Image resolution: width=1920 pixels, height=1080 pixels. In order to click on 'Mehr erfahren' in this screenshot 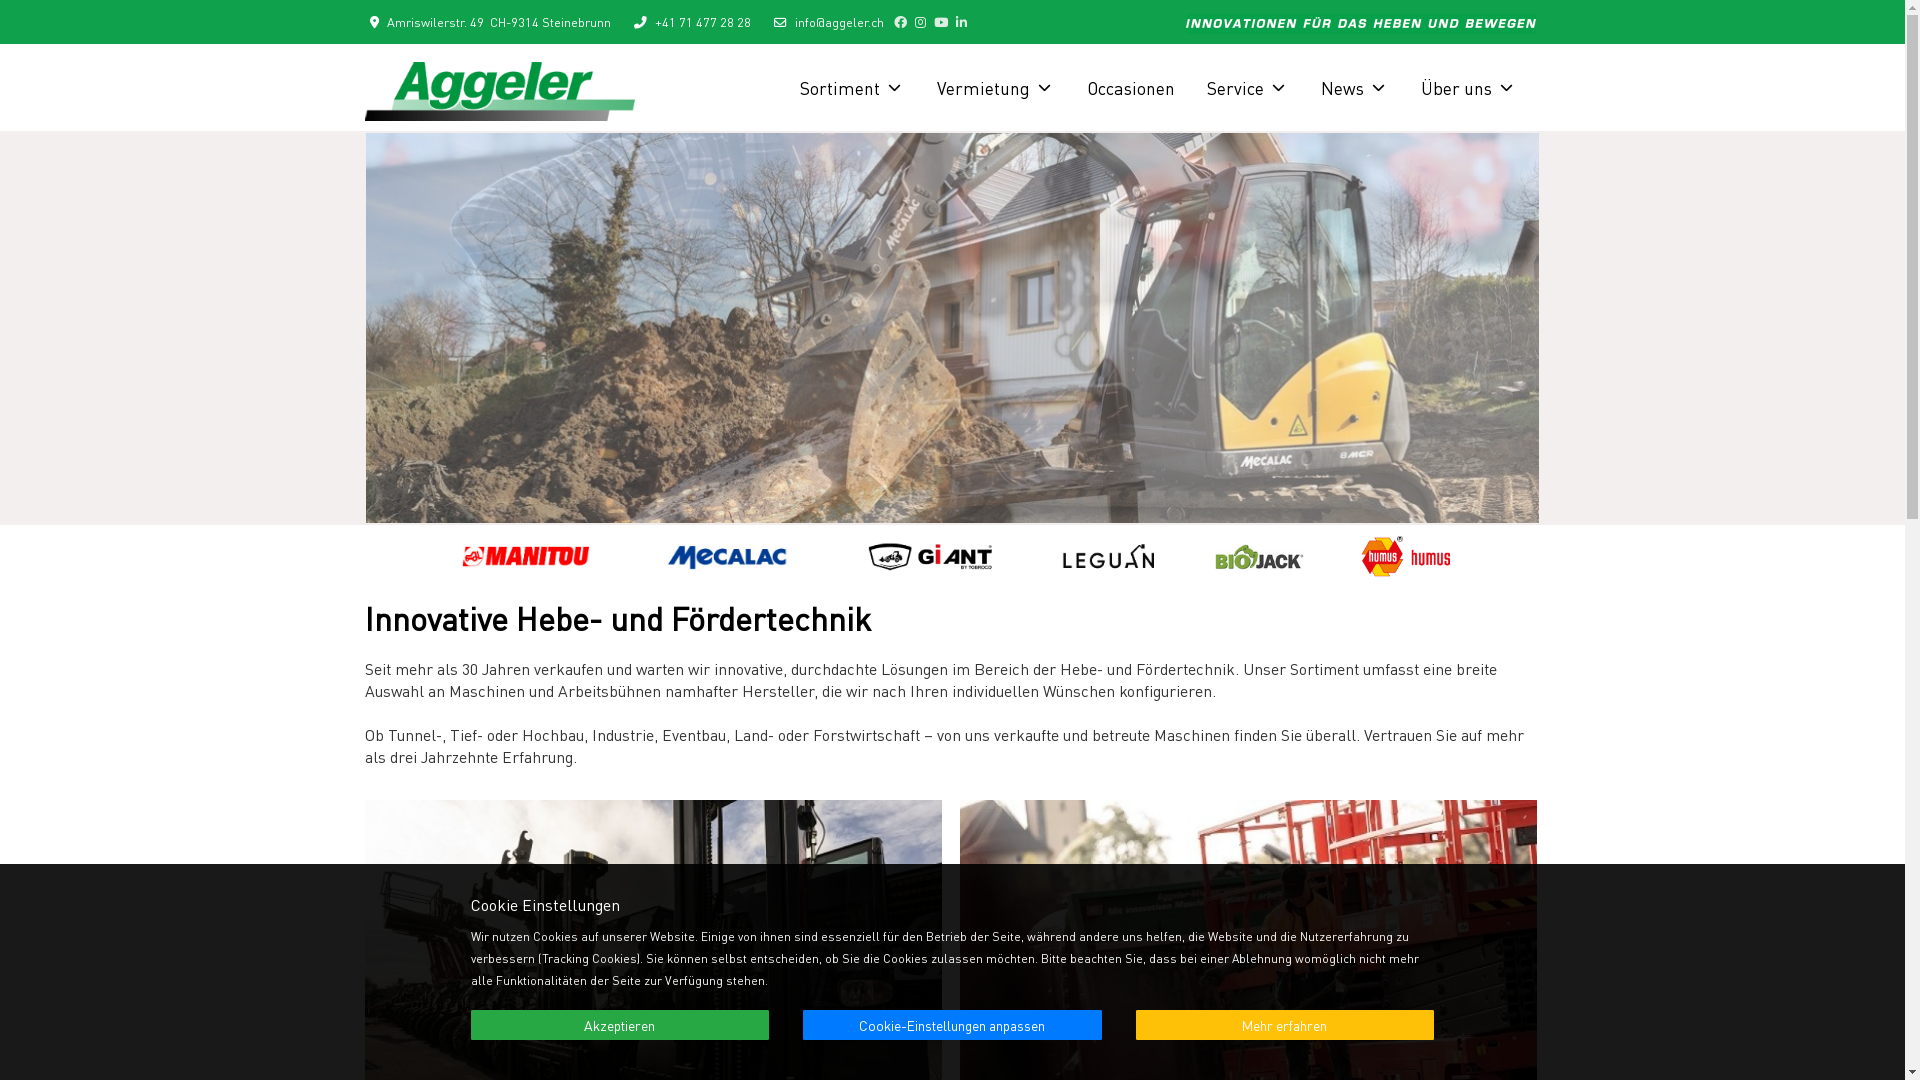, I will do `click(1285, 1025)`.